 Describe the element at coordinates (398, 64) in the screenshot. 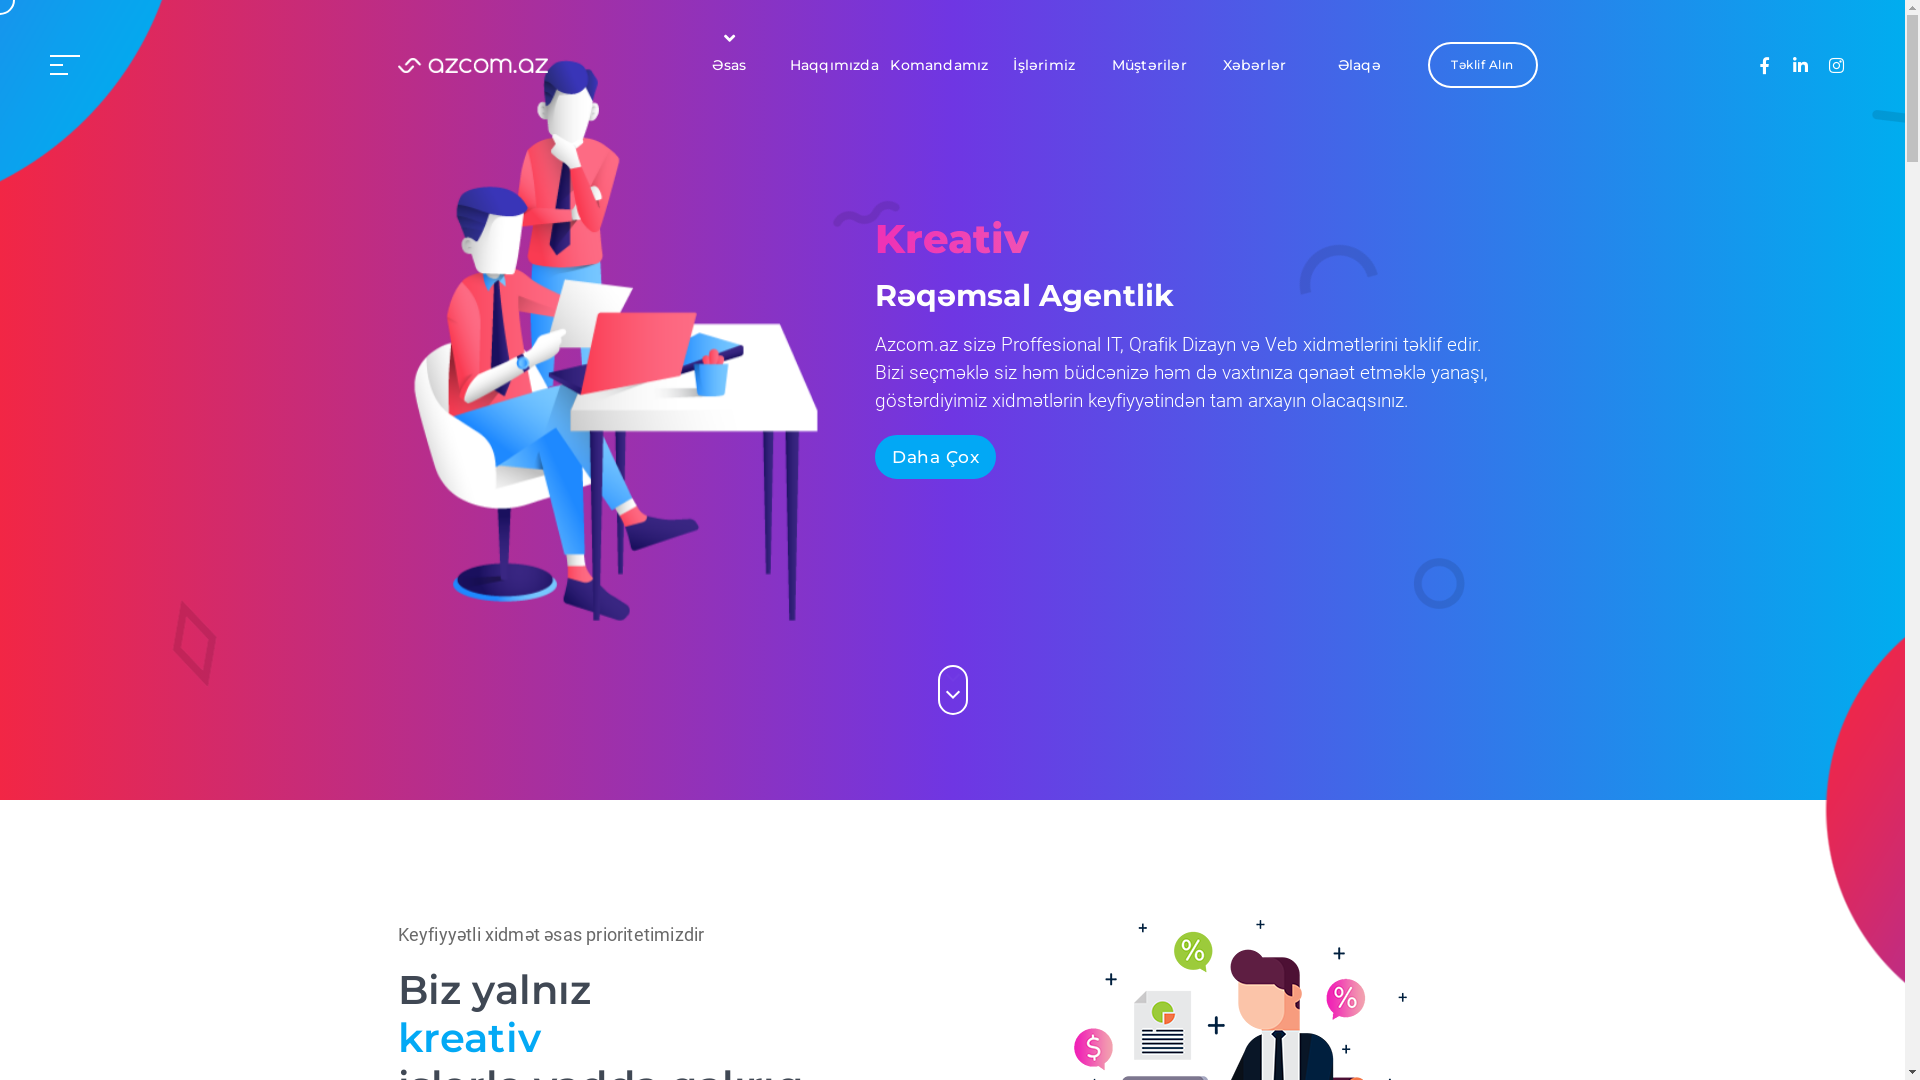

I see `'www.azcom.az'` at that location.